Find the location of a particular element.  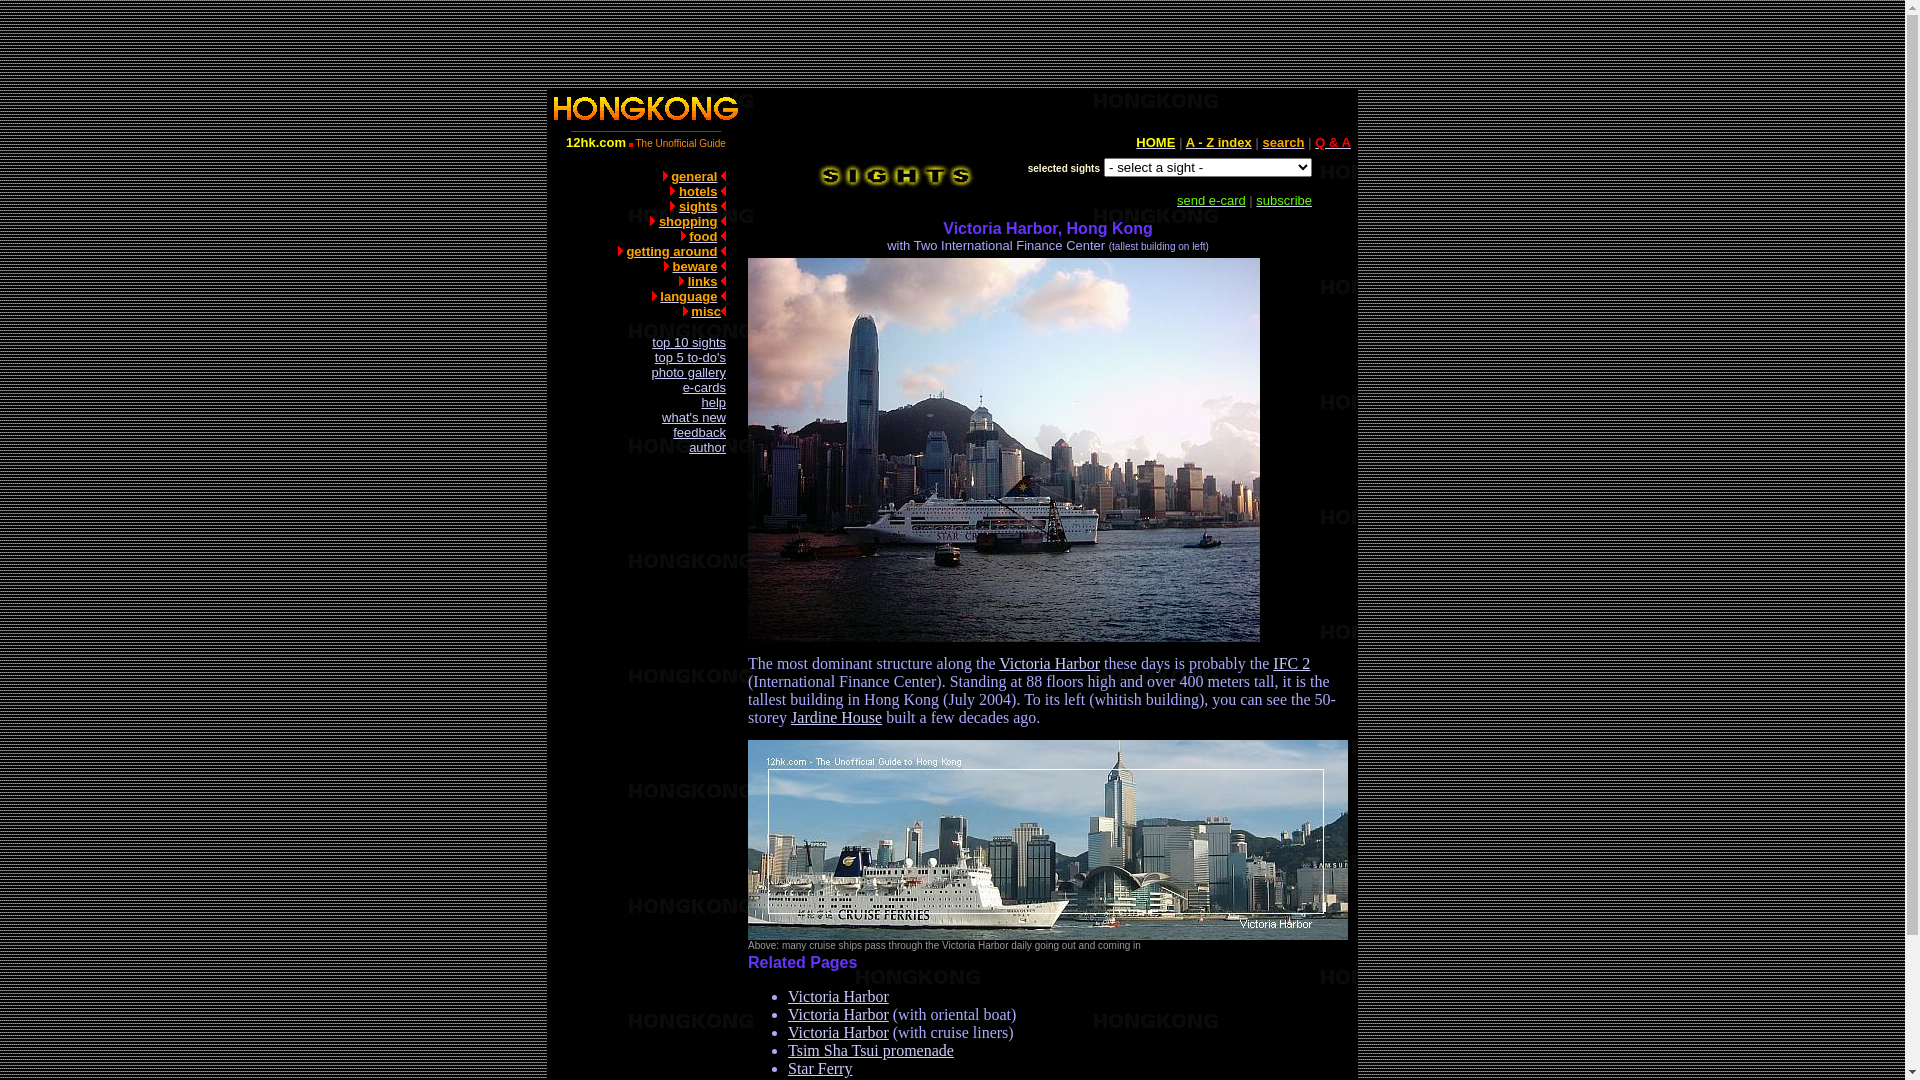

'Victoria Harbor' is located at coordinates (838, 996).